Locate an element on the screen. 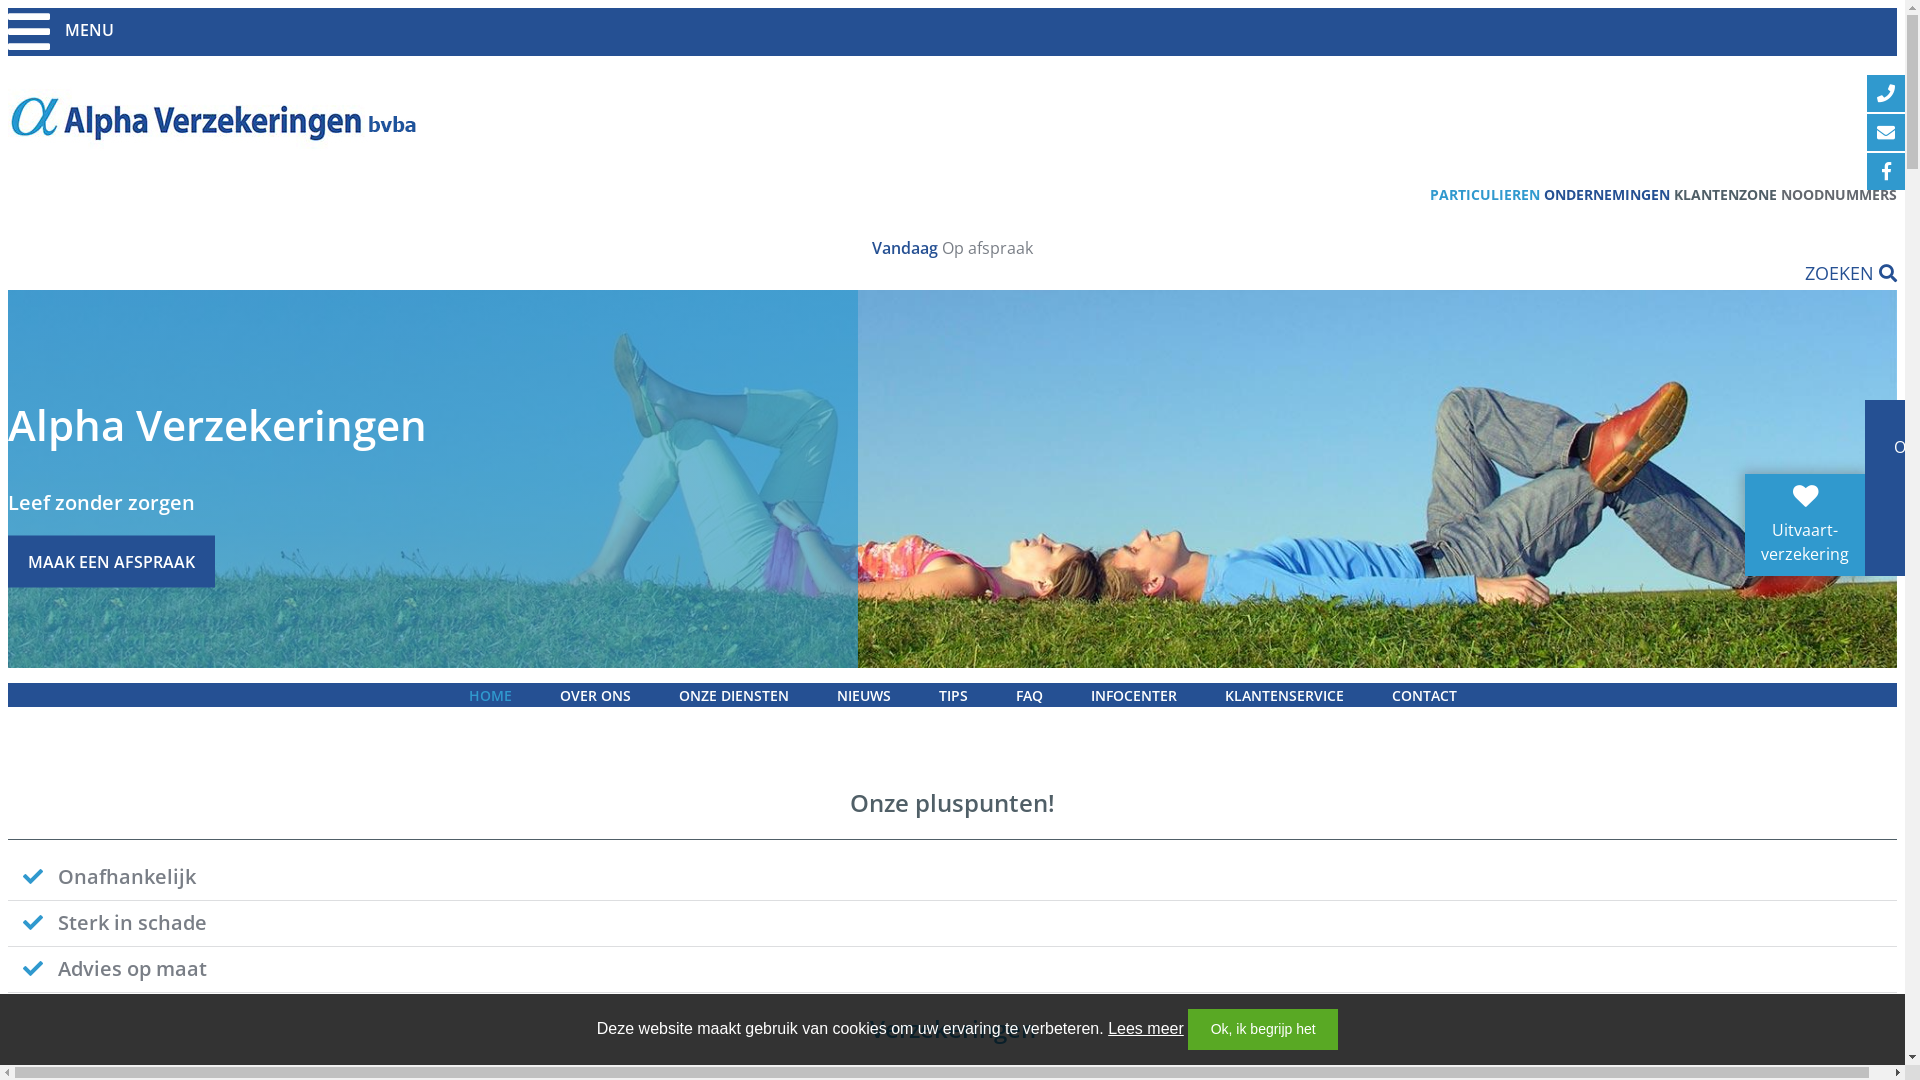  'ONZE DIENSTEN' is located at coordinates (732, 694).